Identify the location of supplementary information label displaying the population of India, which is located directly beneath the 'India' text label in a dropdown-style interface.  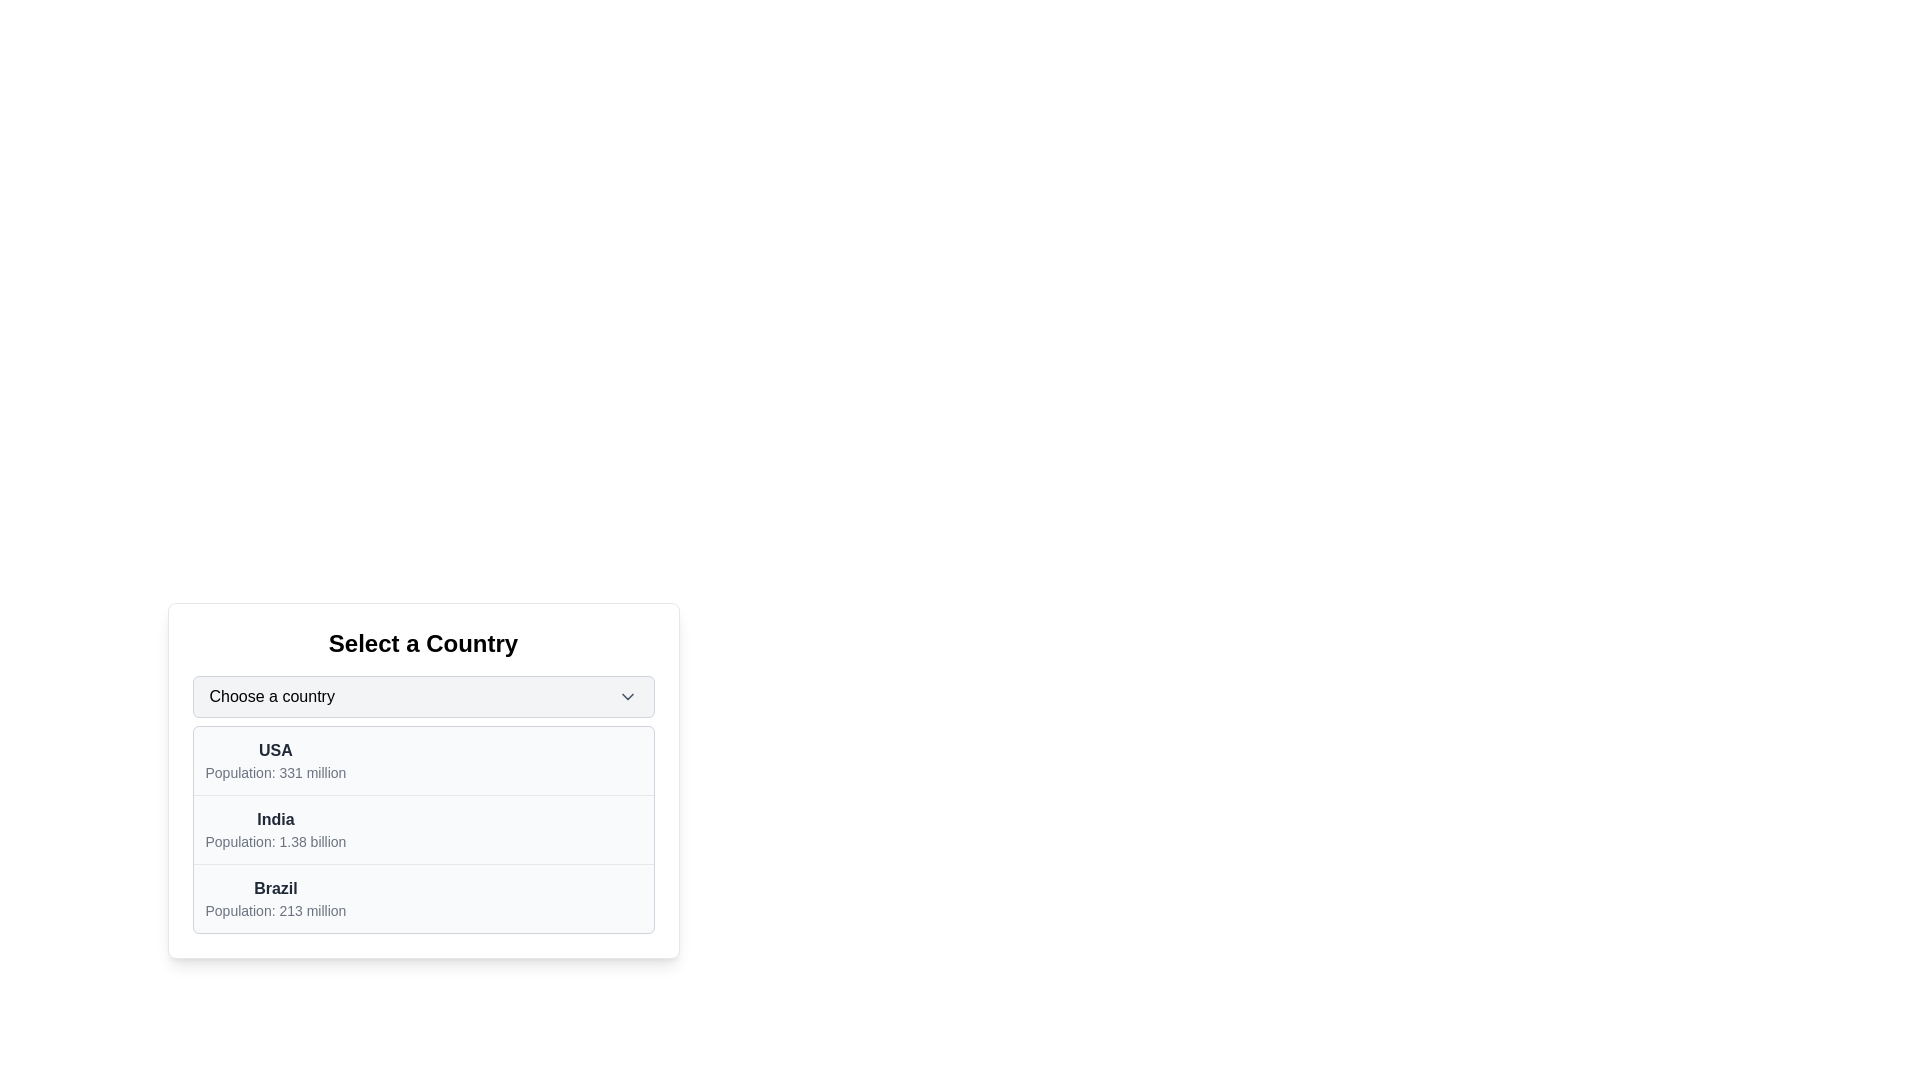
(274, 841).